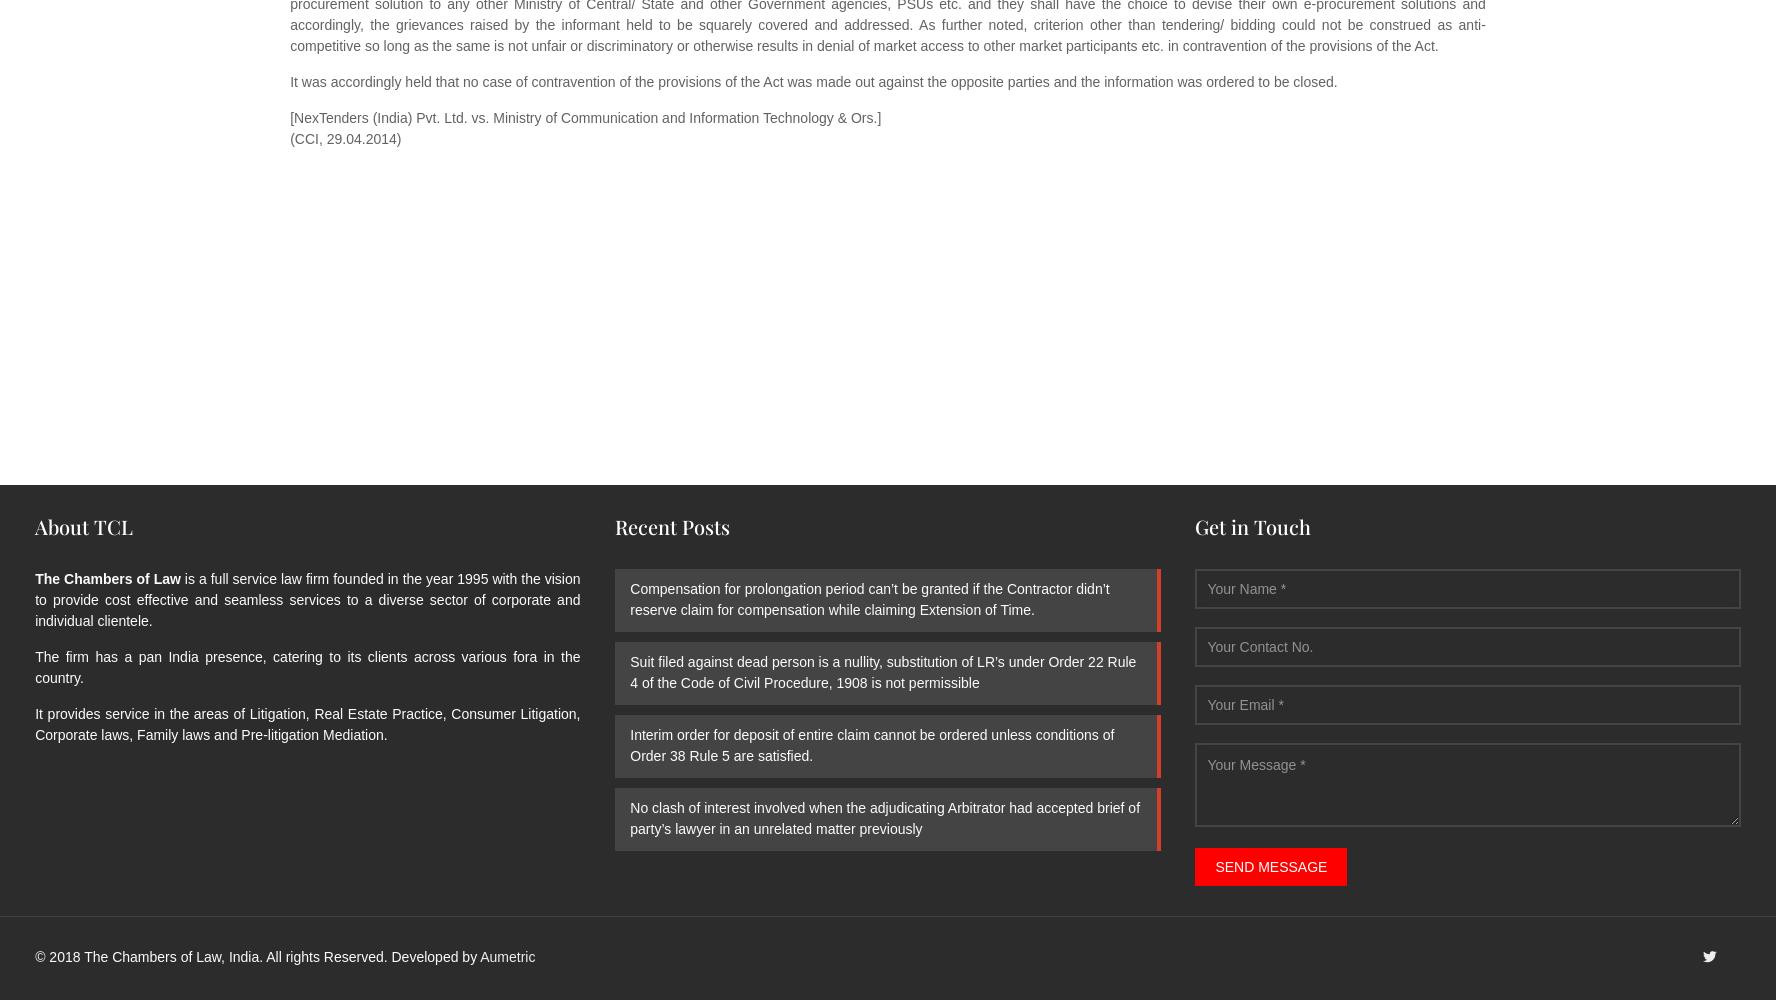 The image size is (1776, 1000). I want to click on 'No clash of interest involved when the adjudicating Arbitrator had accepted brief of party’s lawyer in an unrelated matter previously', so click(884, 817).